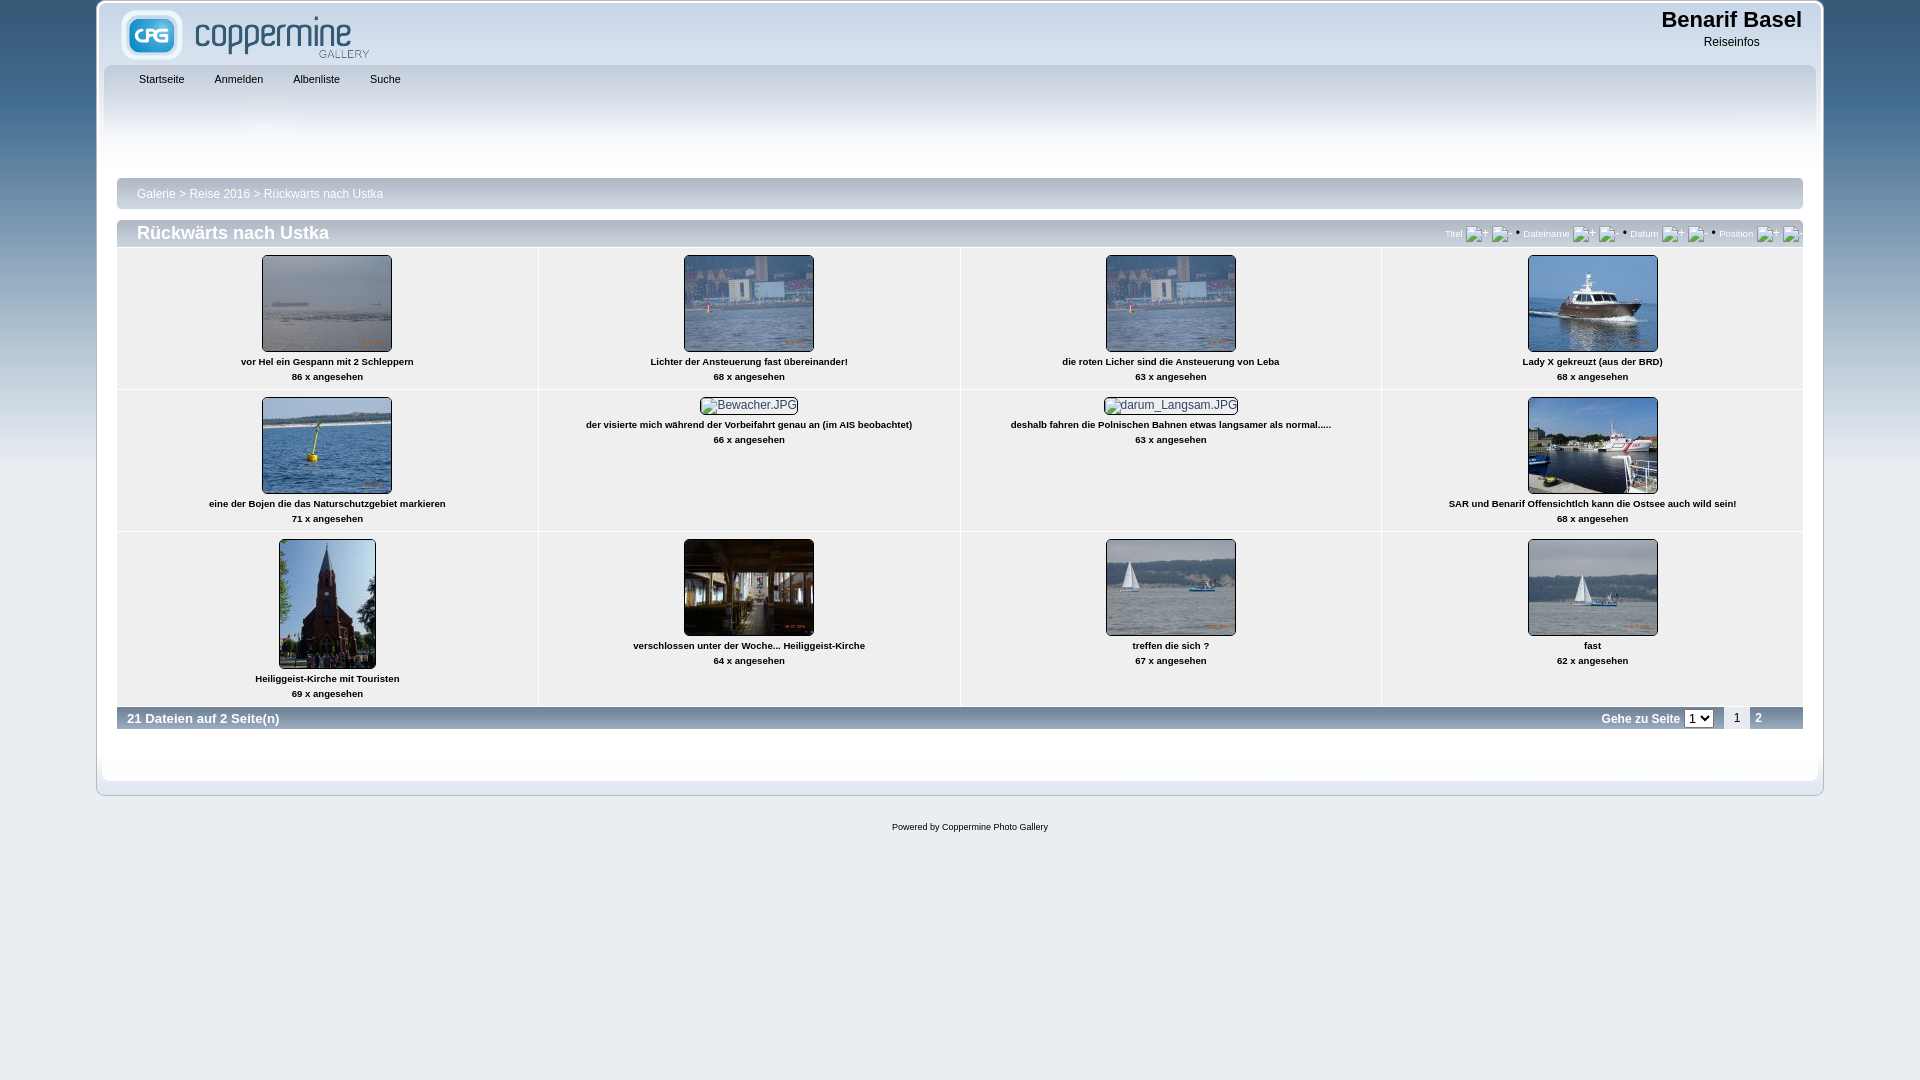  Describe the element at coordinates (309, 80) in the screenshot. I see `'Albenliste'` at that location.